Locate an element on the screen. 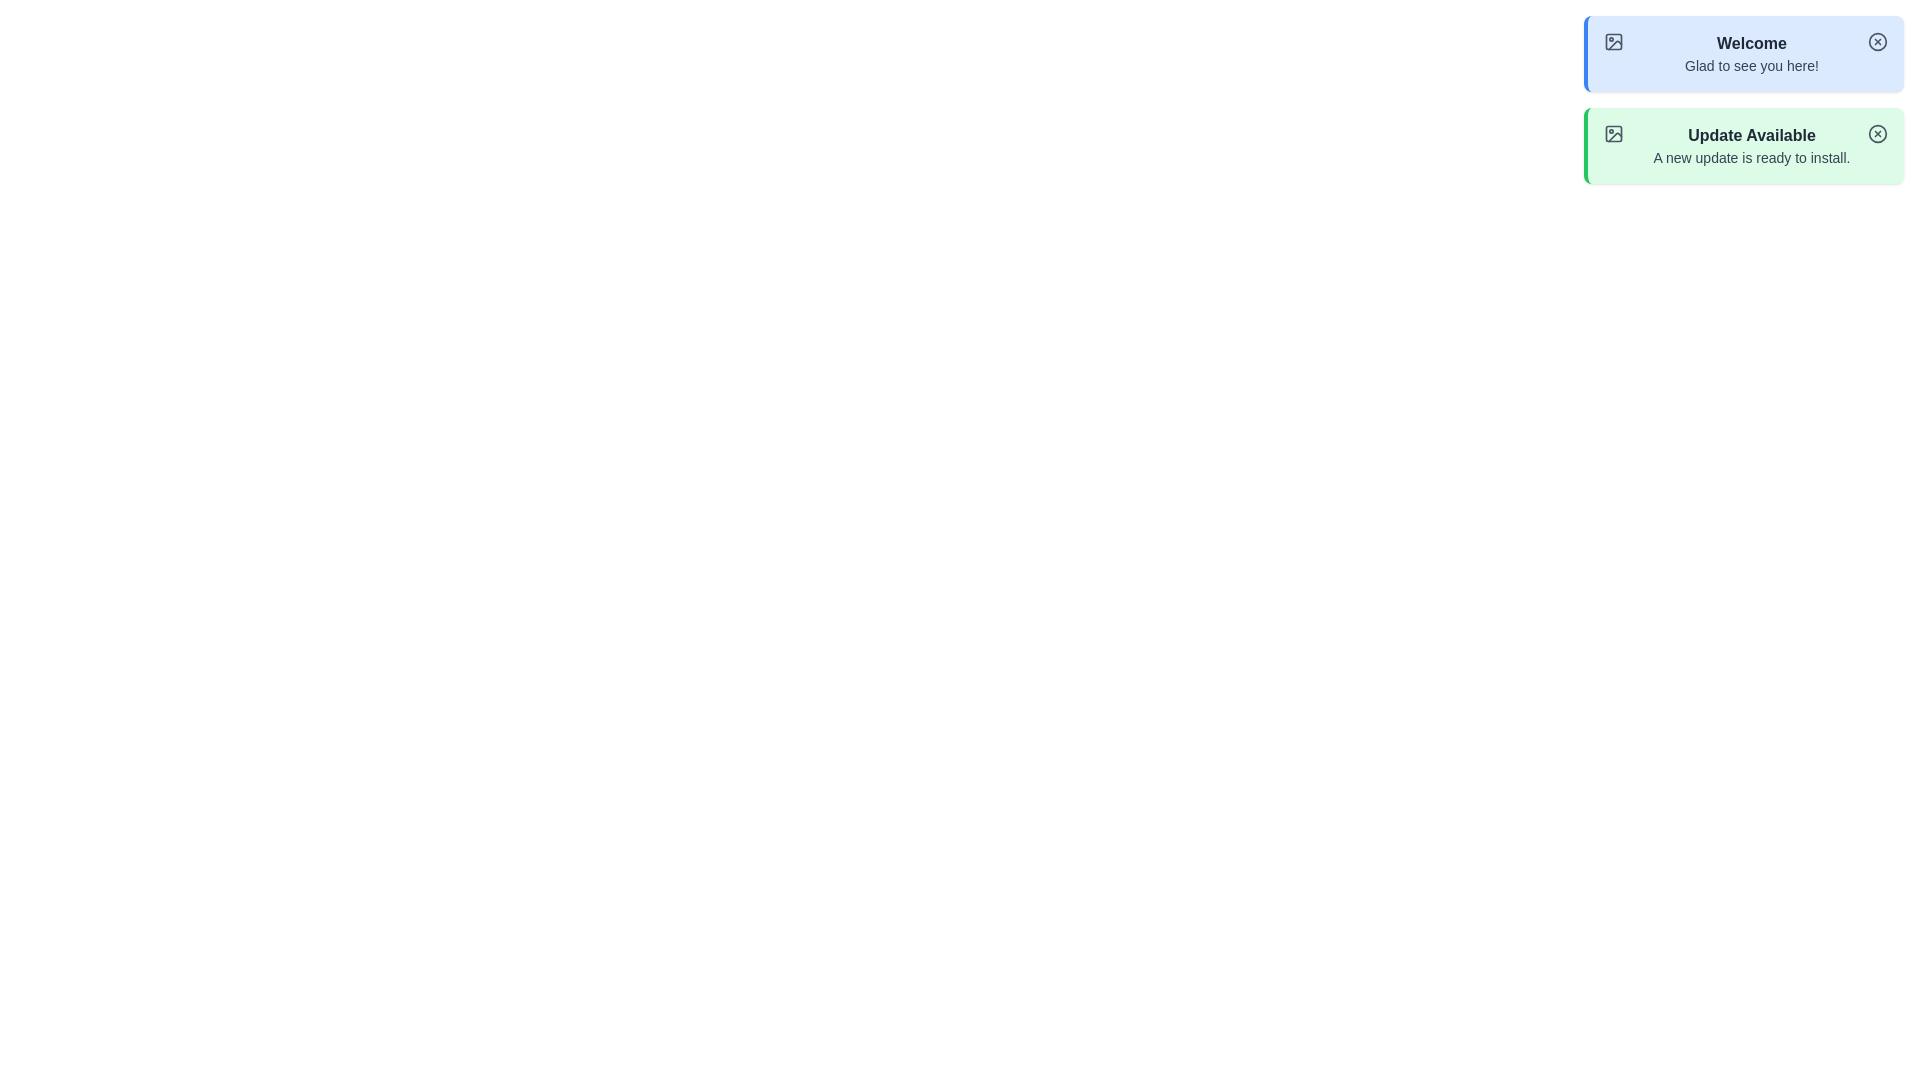  the image icon to focus or interact with it is located at coordinates (1613, 42).